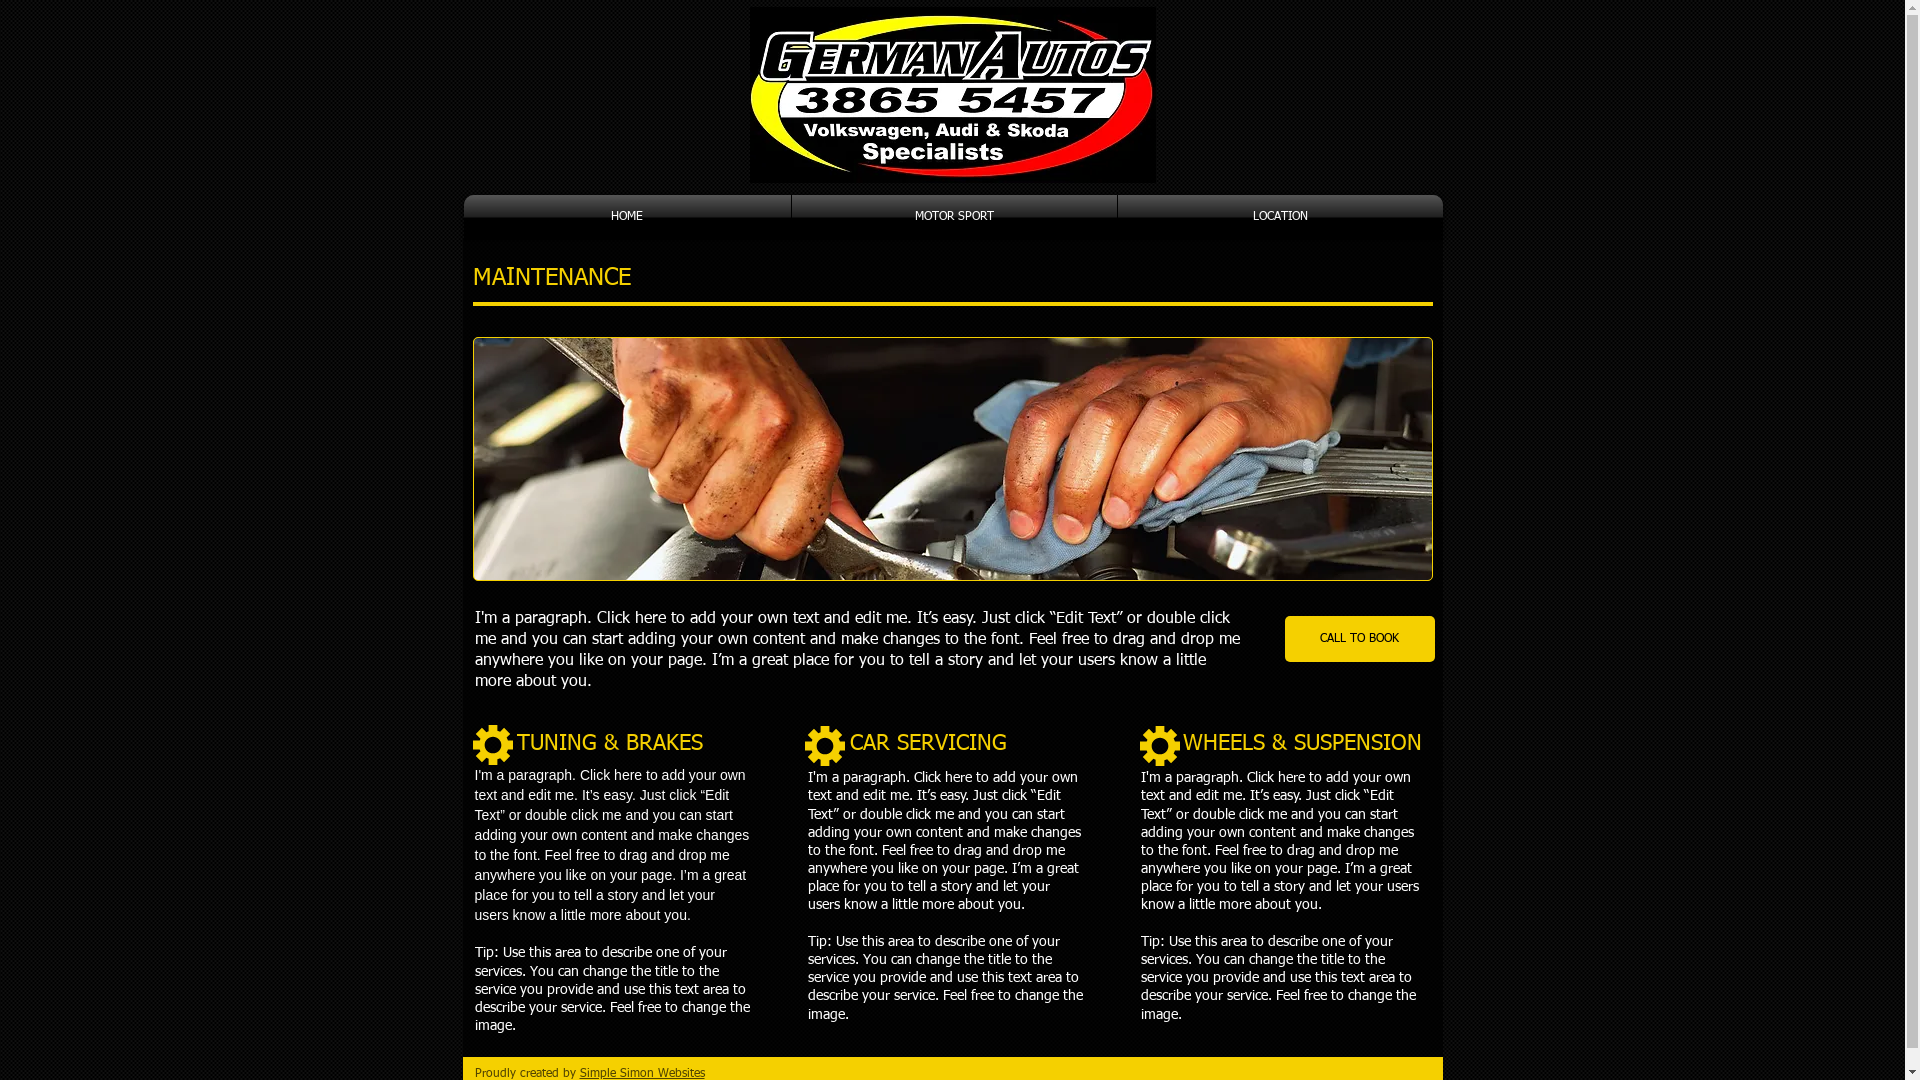  Describe the element at coordinates (1358, 639) in the screenshot. I see `'CALL TO BOOK'` at that location.